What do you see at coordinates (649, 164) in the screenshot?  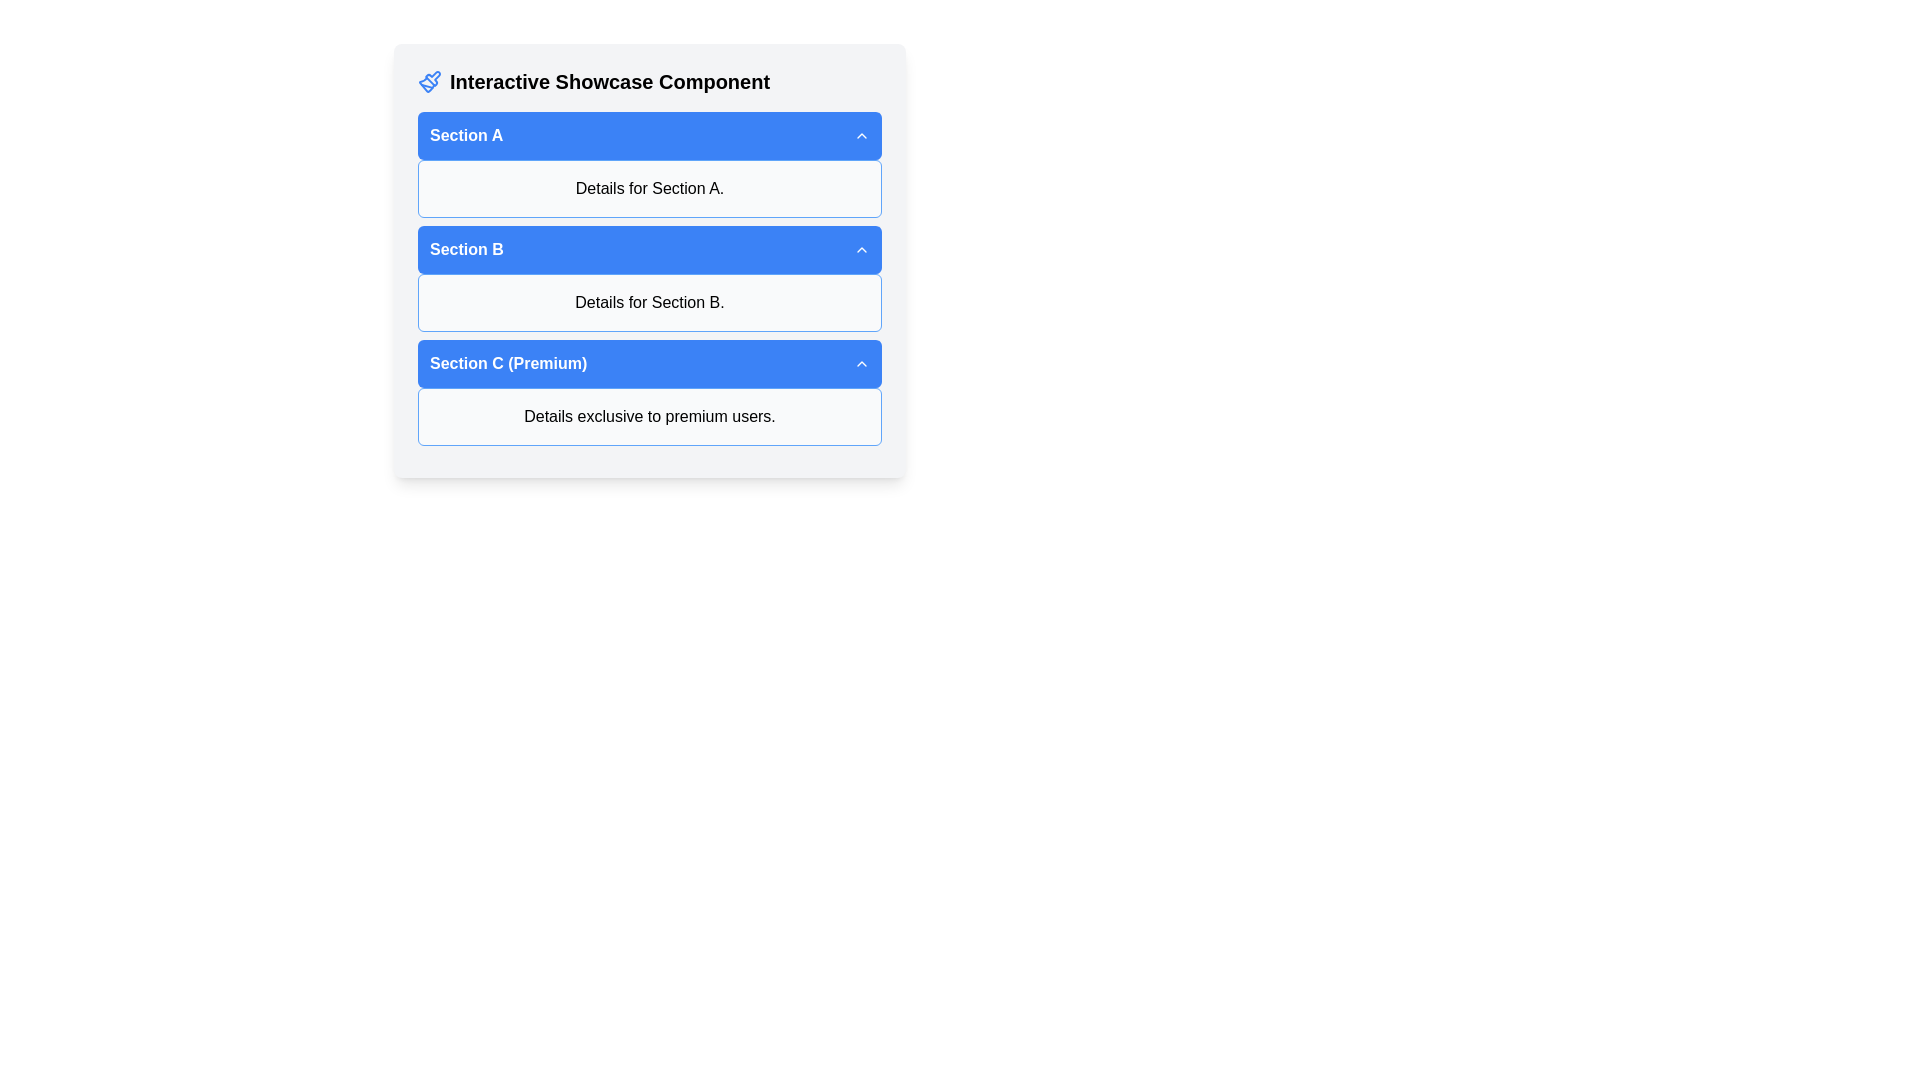 I see `the chevron icon on the blue header labeled 'Section A' of the collapsible panel` at bounding box center [649, 164].